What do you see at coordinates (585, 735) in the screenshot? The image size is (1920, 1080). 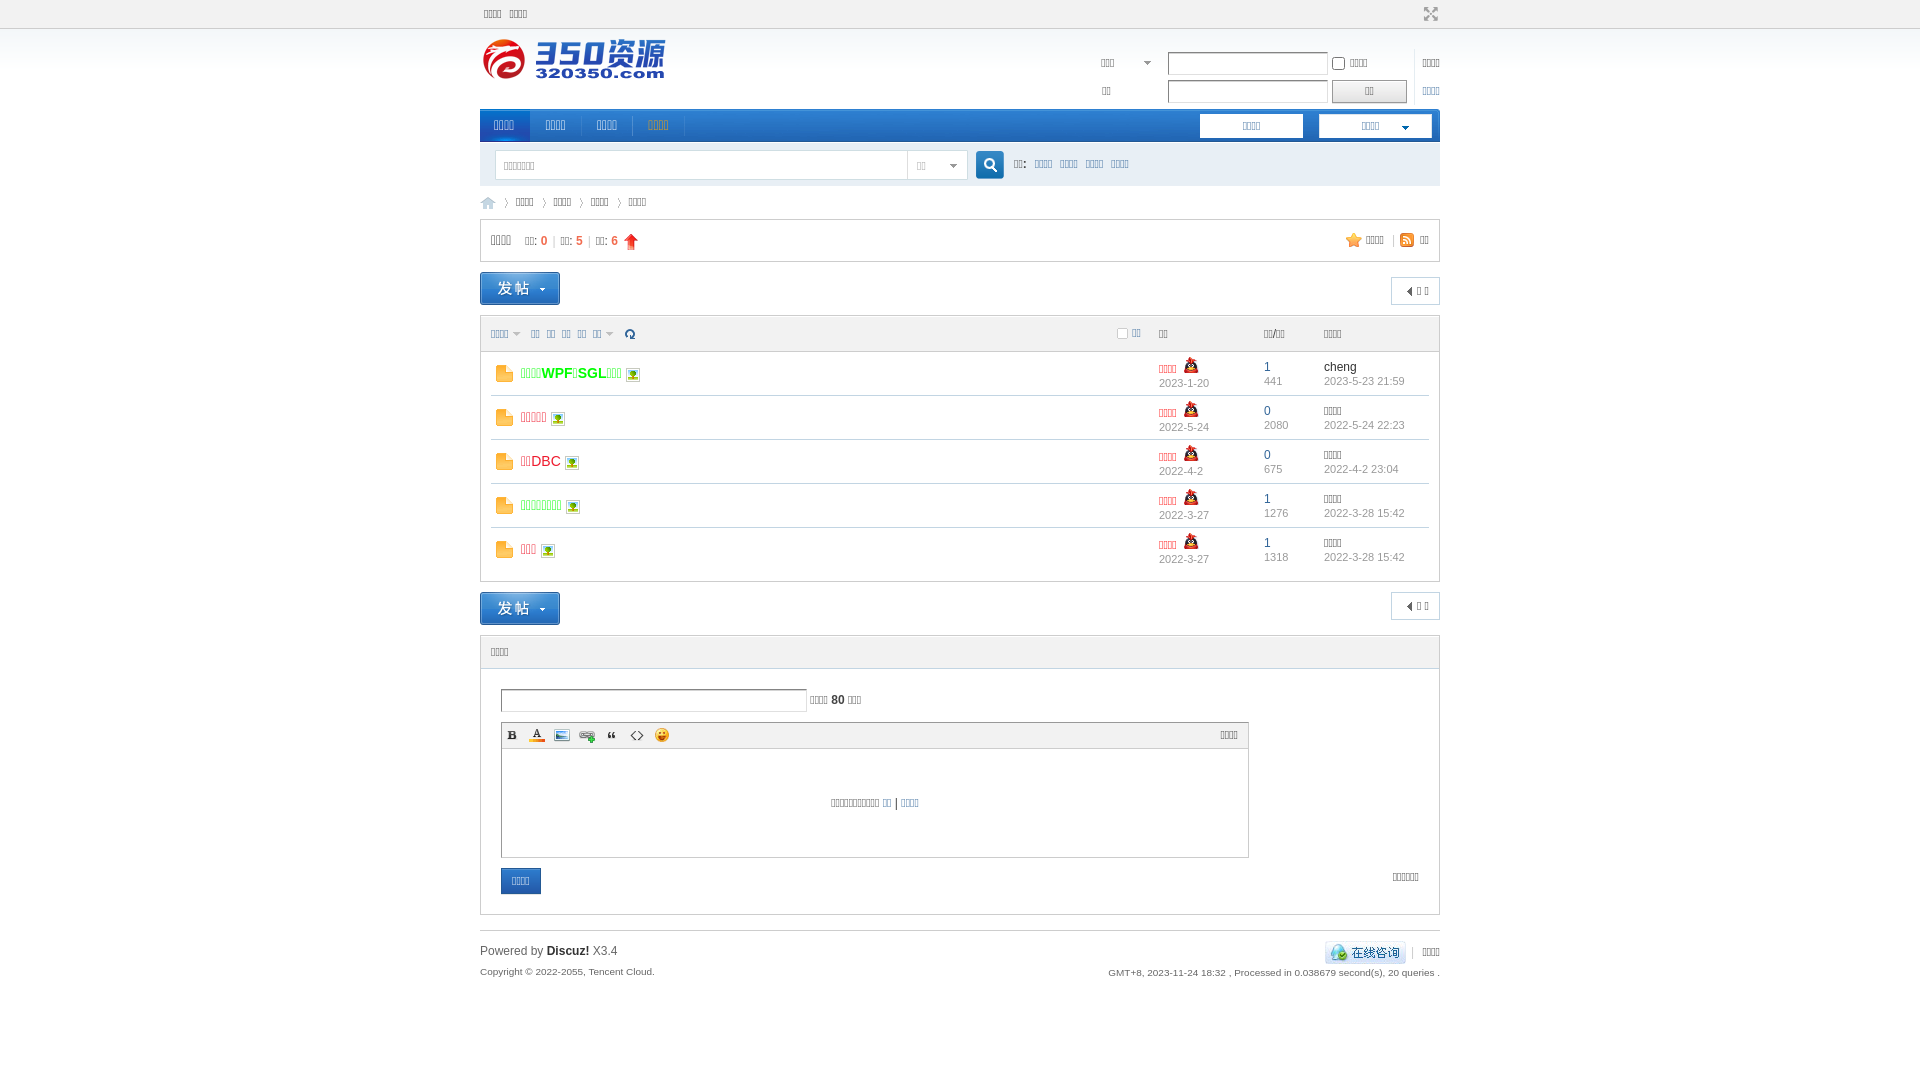 I see `'Link'` at bounding box center [585, 735].